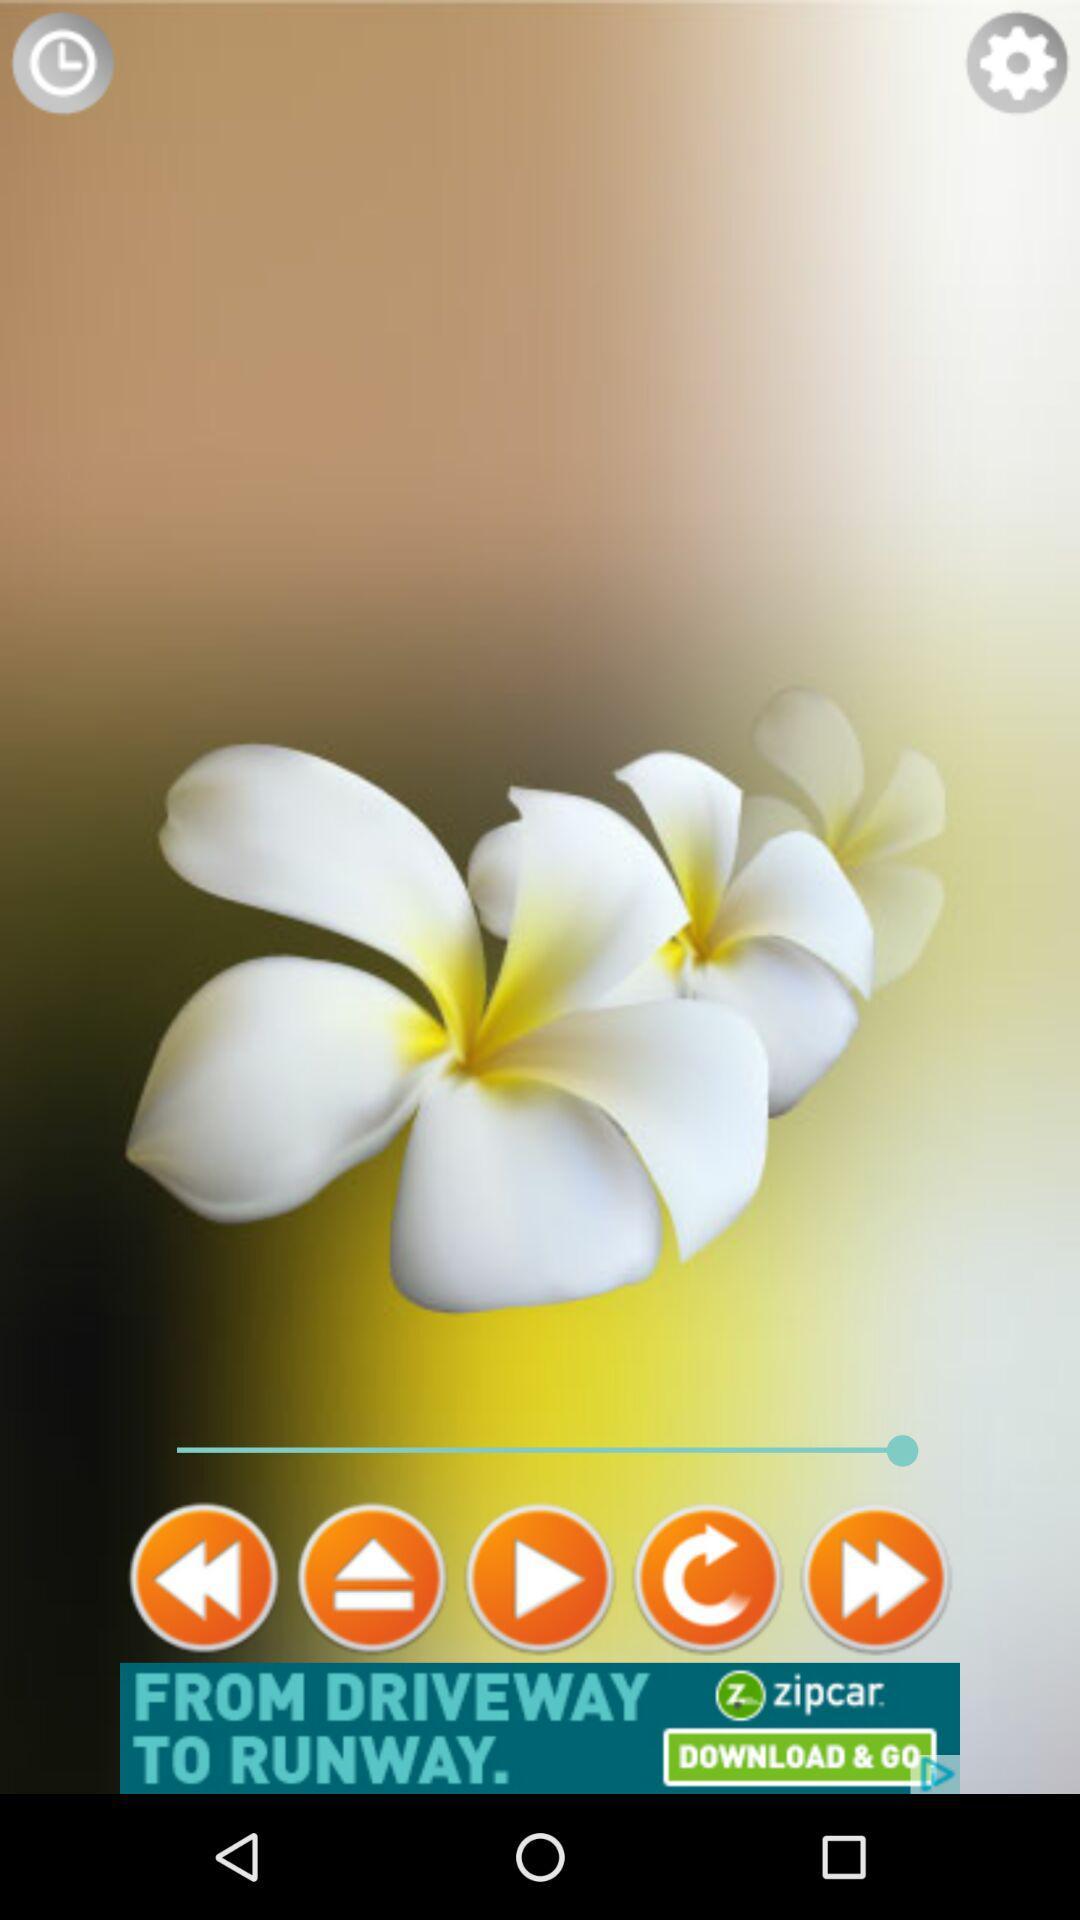 This screenshot has width=1080, height=1920. I want to click on the refresh icon, so click(707, 1577).